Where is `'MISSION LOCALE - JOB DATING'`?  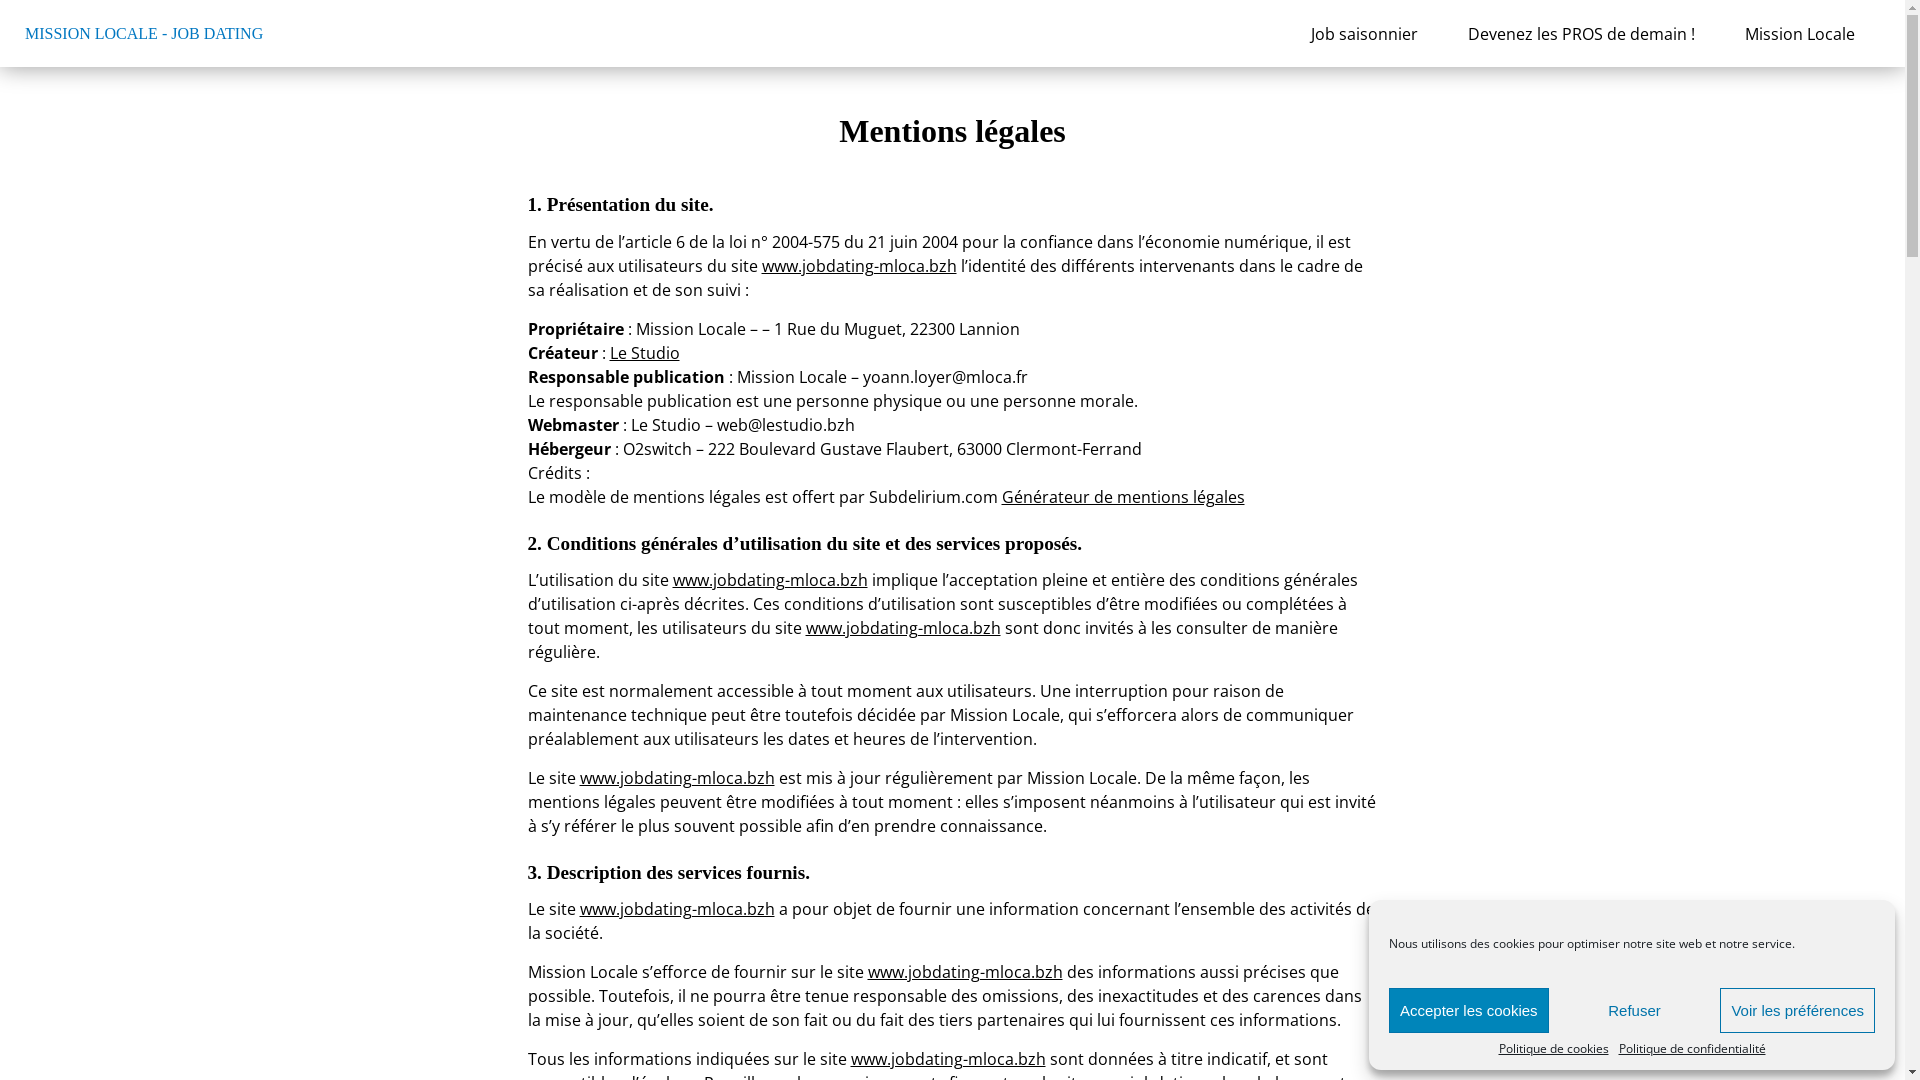 'MISSION LOCALE - JOB DATING' is located at coordinates (143, 33).